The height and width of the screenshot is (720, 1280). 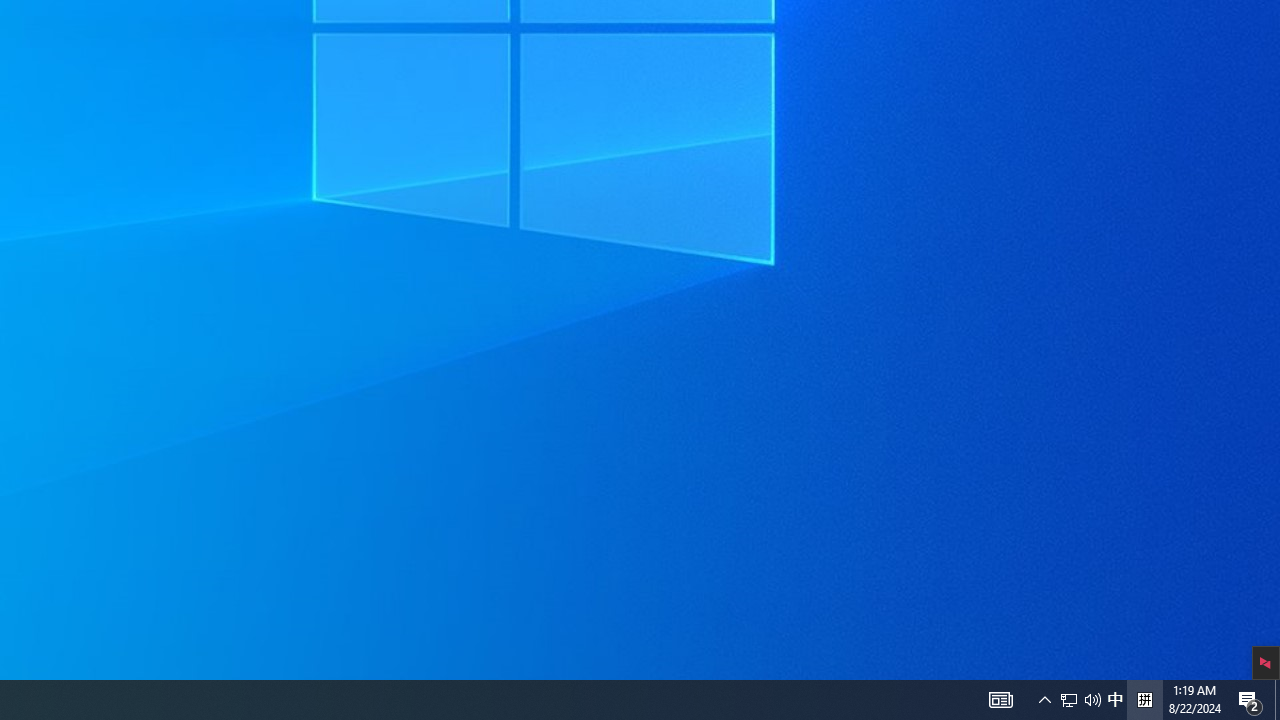 What do you see at coordinates (1144, 698) in the screenshot?
I see `'Tray Input Indicator - Chinese (Simplified, China)'` at bounding box center [1144, 698].